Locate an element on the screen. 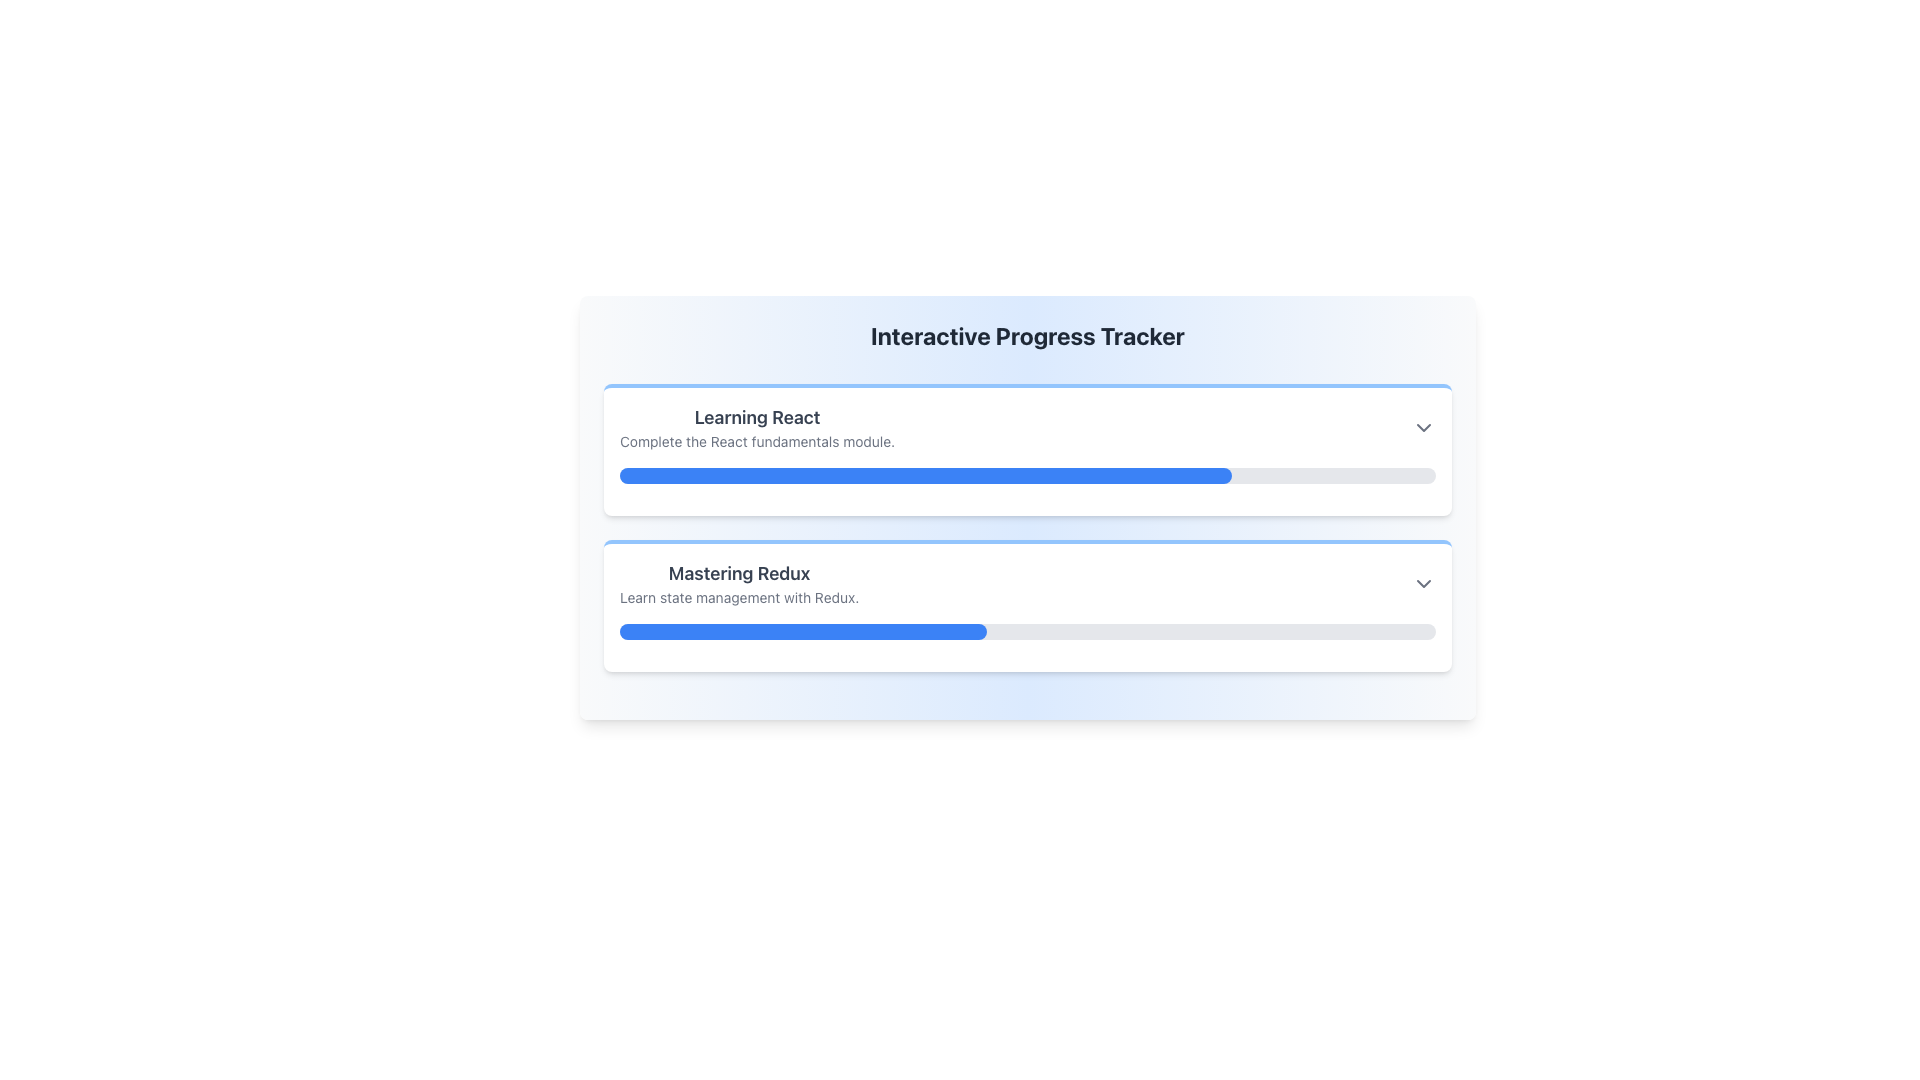 The image size is (1920, 1080). the text element reading 'Complete the React fundamentals module.' which is a descriptive subtitle located below the header 'Learning React' is located at coordinates (756, 441).